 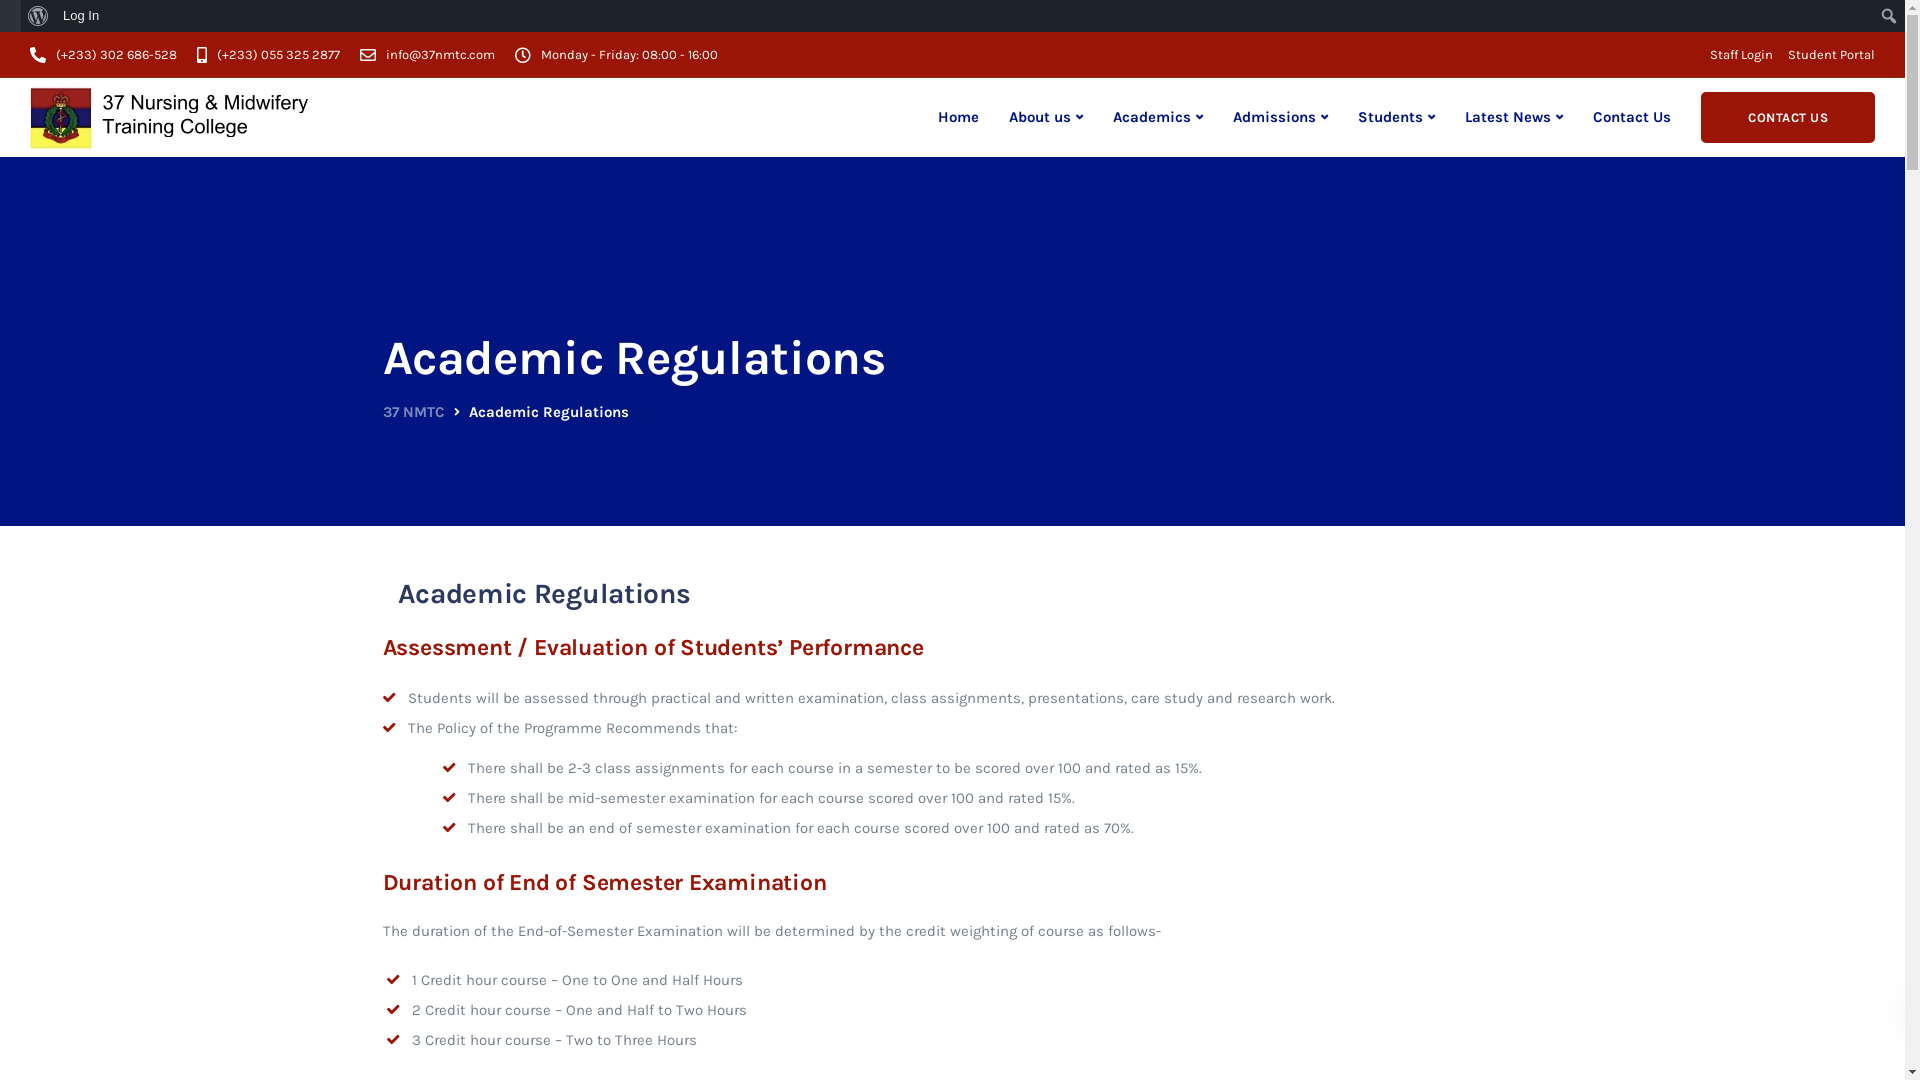 I want to click on '37 NMTC', so click(x=411, y=411).